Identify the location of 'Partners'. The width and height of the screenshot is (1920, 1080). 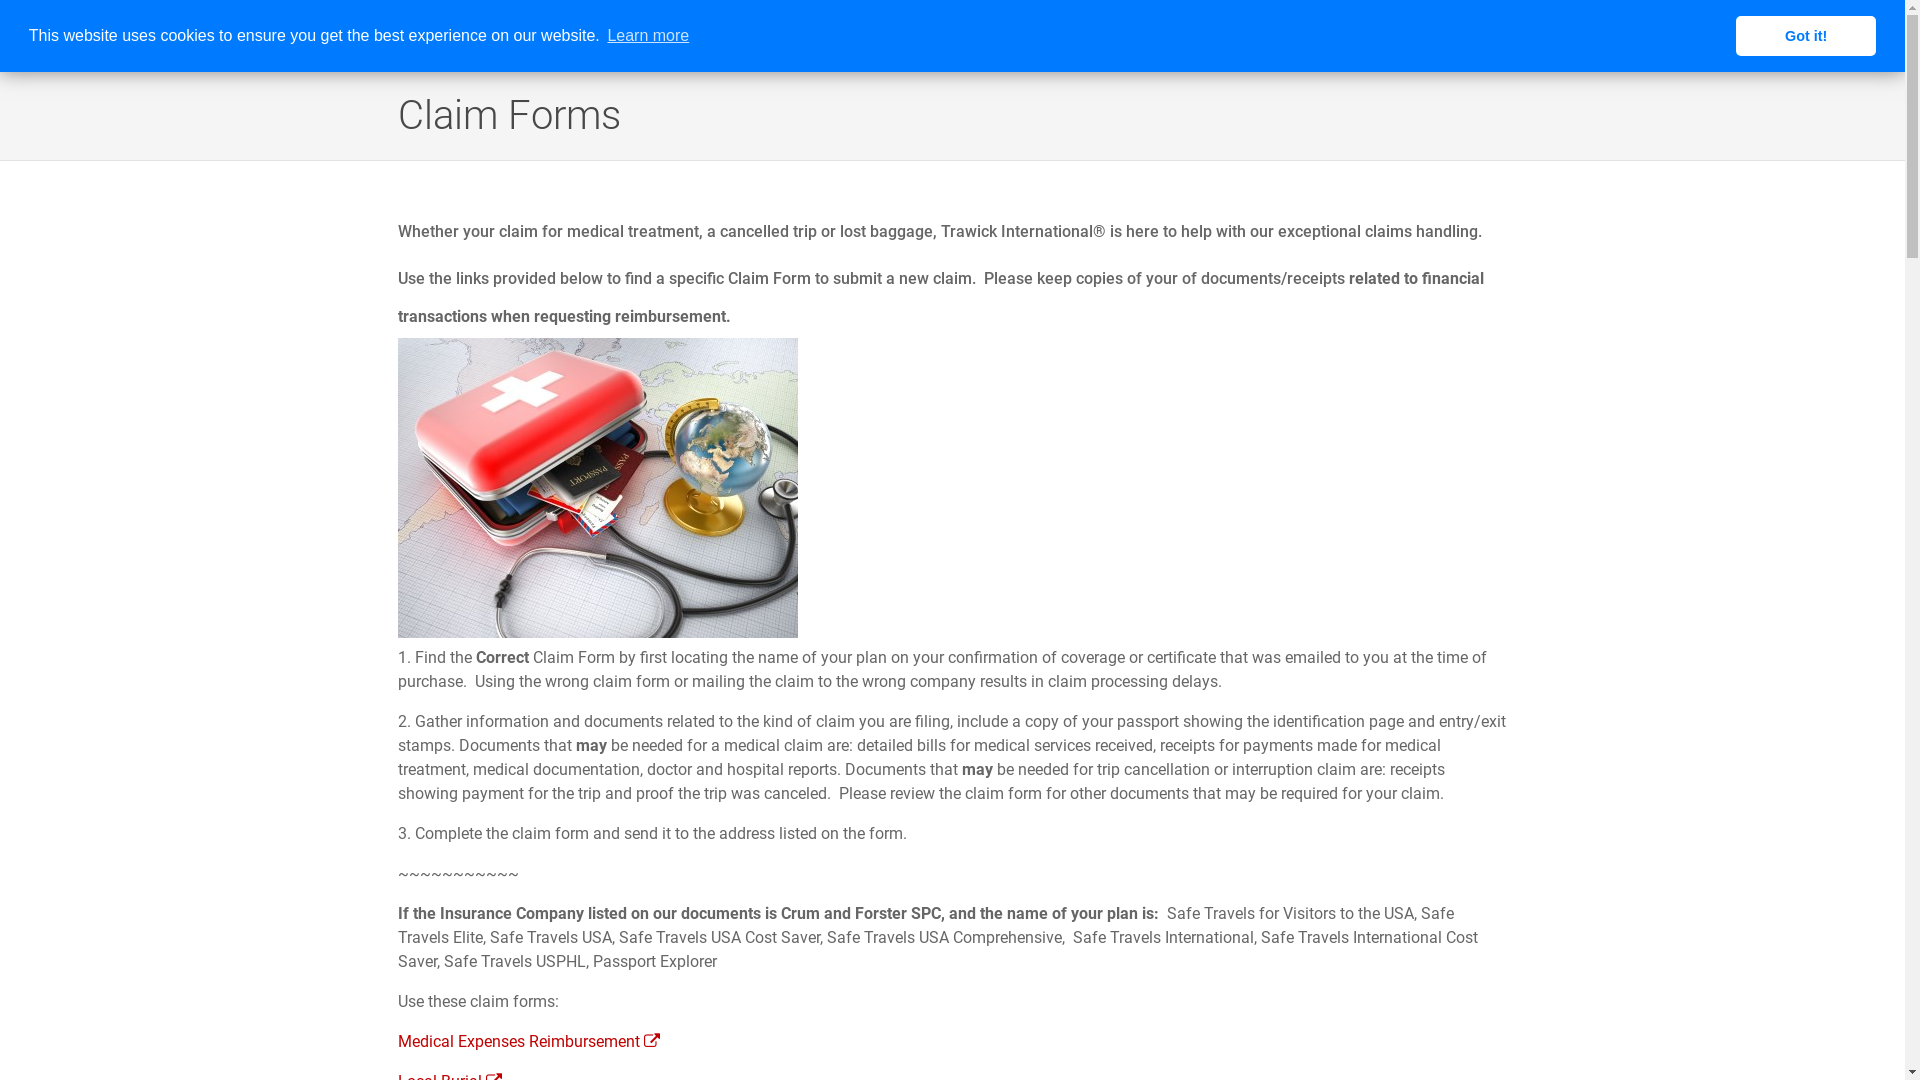
(1475, 35).